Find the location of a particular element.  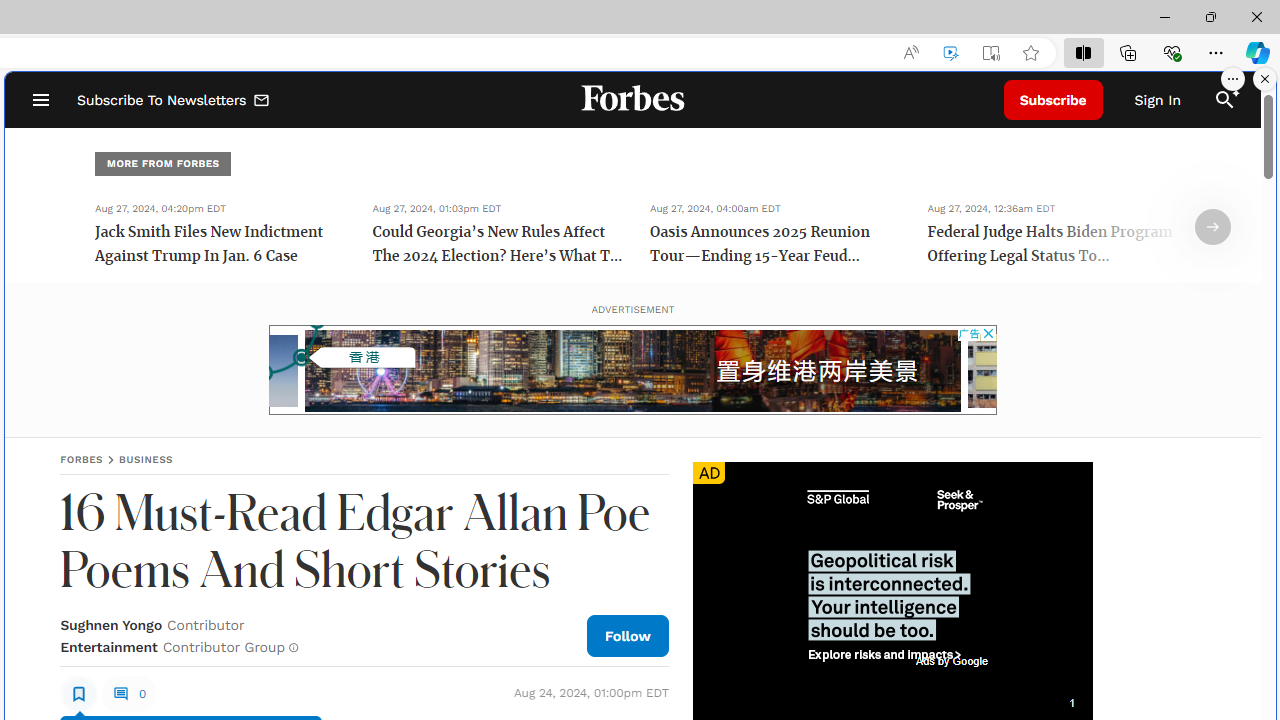

'Class: fs-icon fs-icon--info' is located at coordinates (292, 647).